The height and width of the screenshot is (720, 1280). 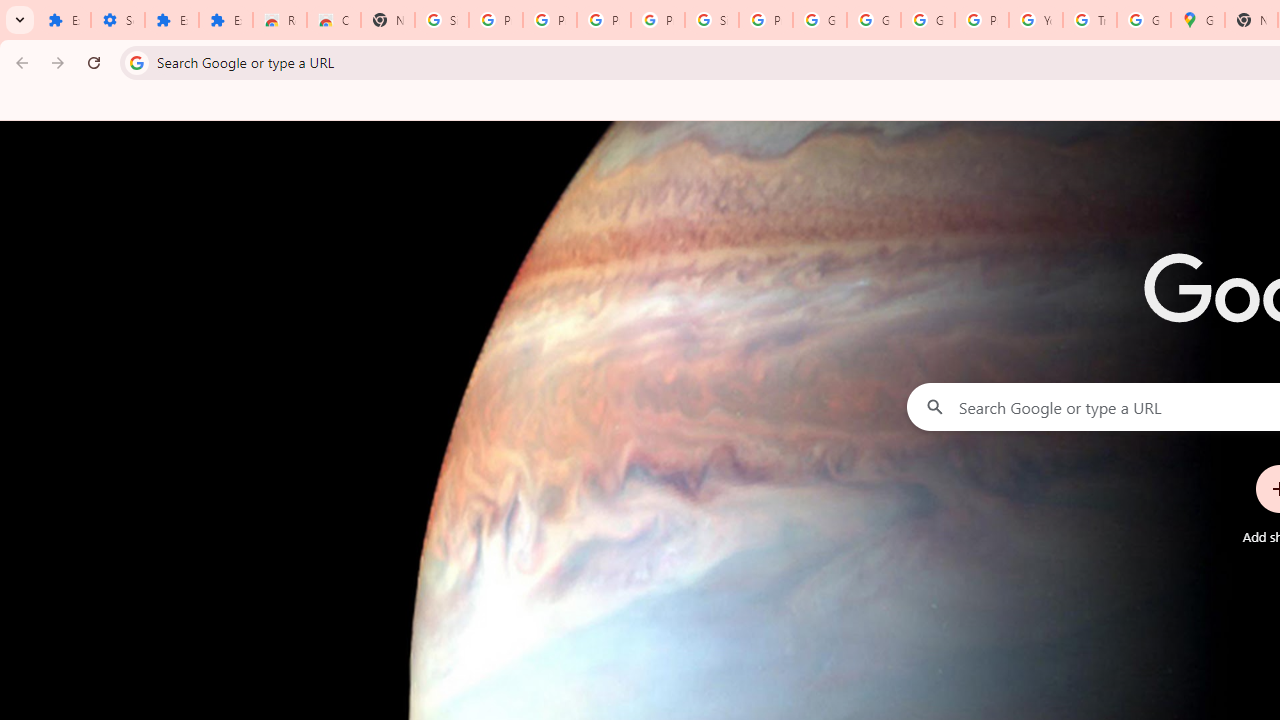 I want to click on 'YouTube', so click(x=1036, y=20).